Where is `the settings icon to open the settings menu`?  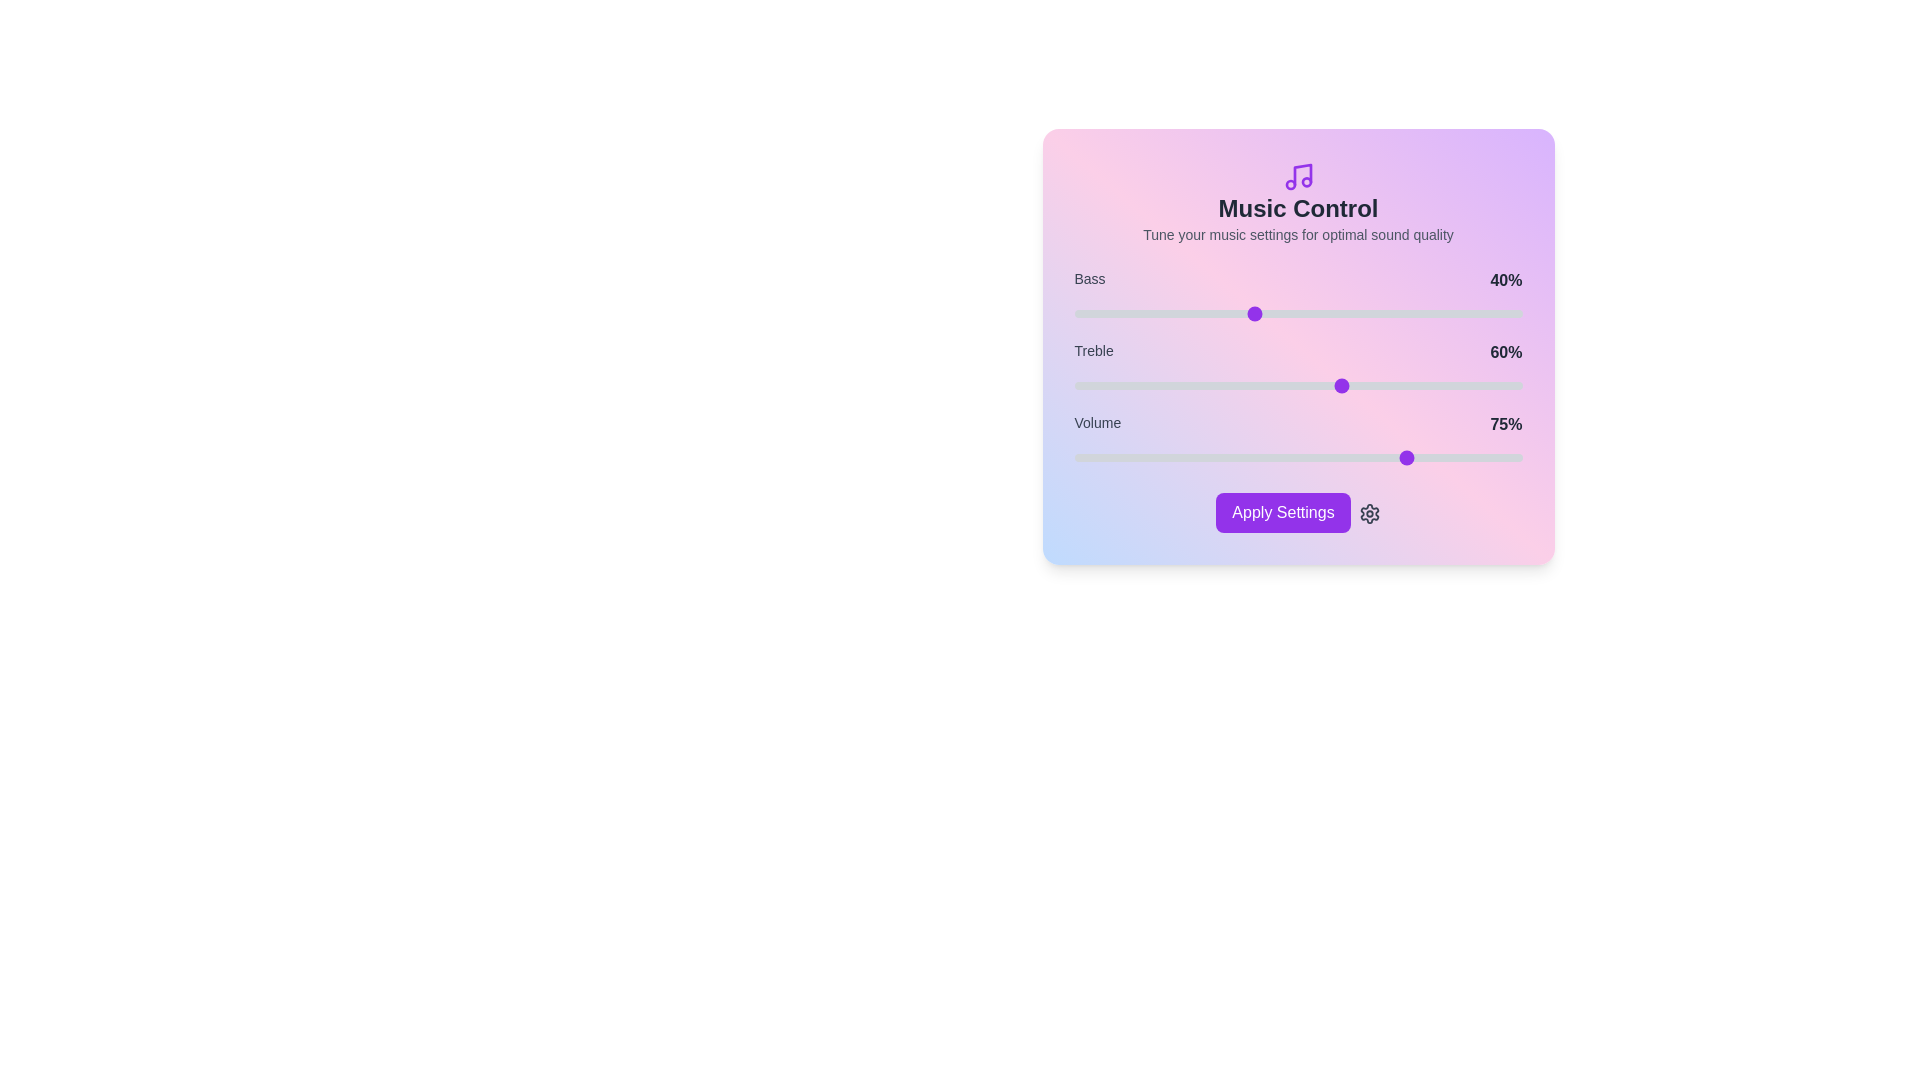
the settings icon to open the settings menu is located at coordinates (1368, 512).